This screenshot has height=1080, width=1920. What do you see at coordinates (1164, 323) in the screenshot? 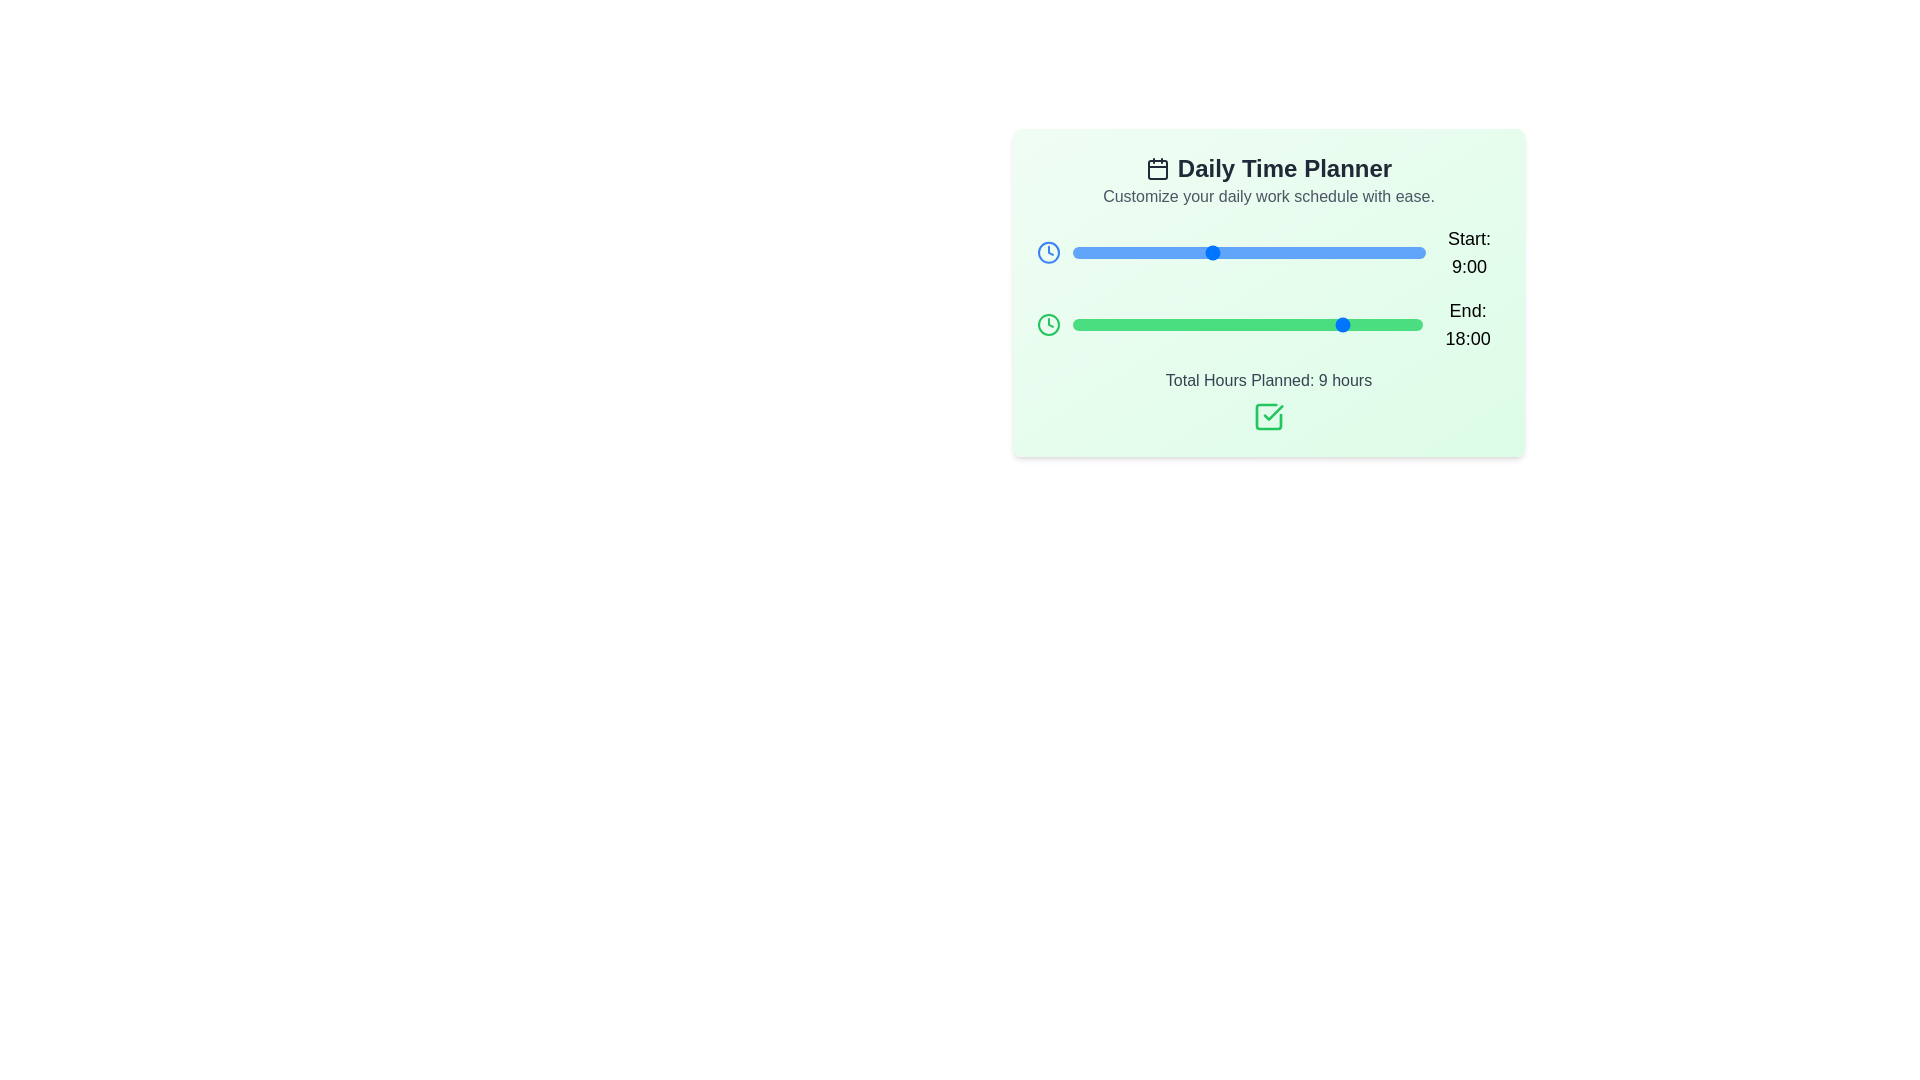
I see `the 'End' slider to set the end time to 6:00` at bounding box center [1164, 323].